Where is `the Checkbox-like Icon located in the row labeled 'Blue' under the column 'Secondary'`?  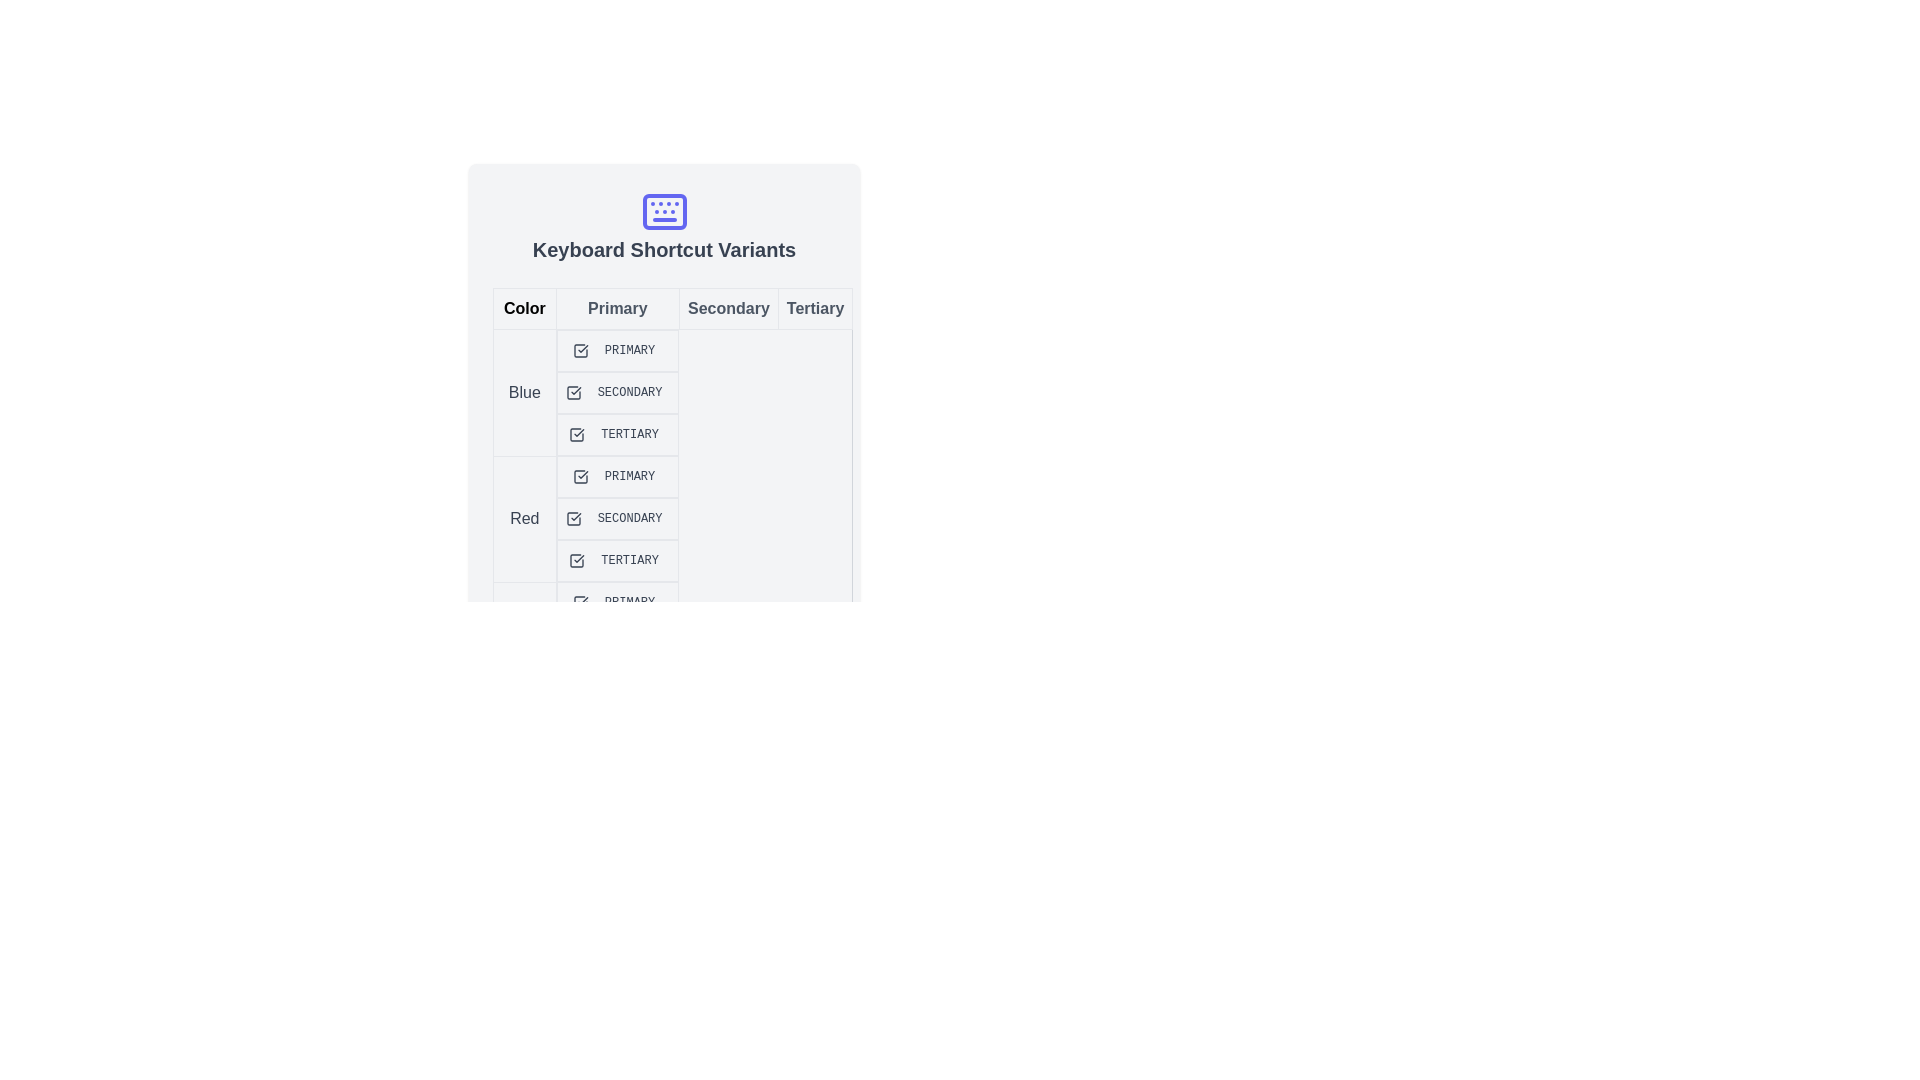 the Checkbox-like Icon located in the row labeled 'Blue' under the column 'Secondary' is located at coordinates (572, 393).